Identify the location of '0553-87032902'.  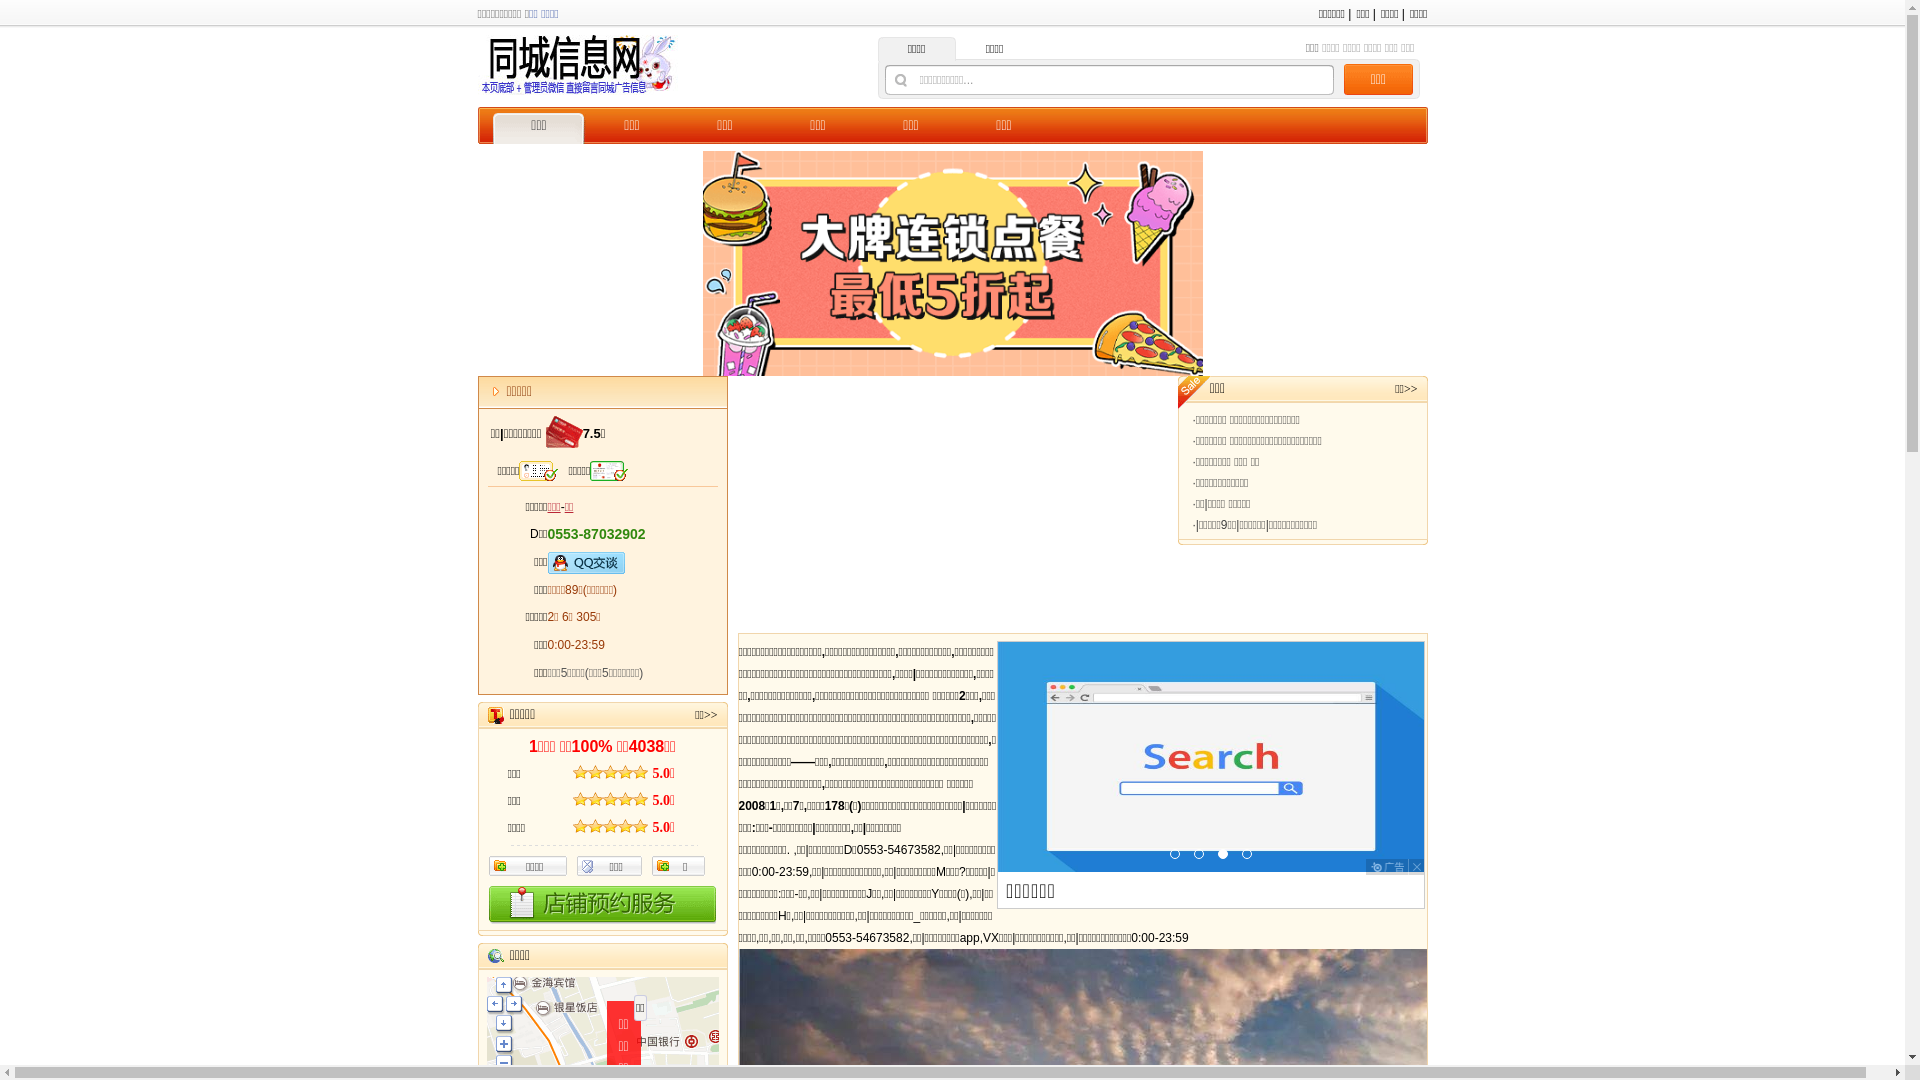
(595, 527).